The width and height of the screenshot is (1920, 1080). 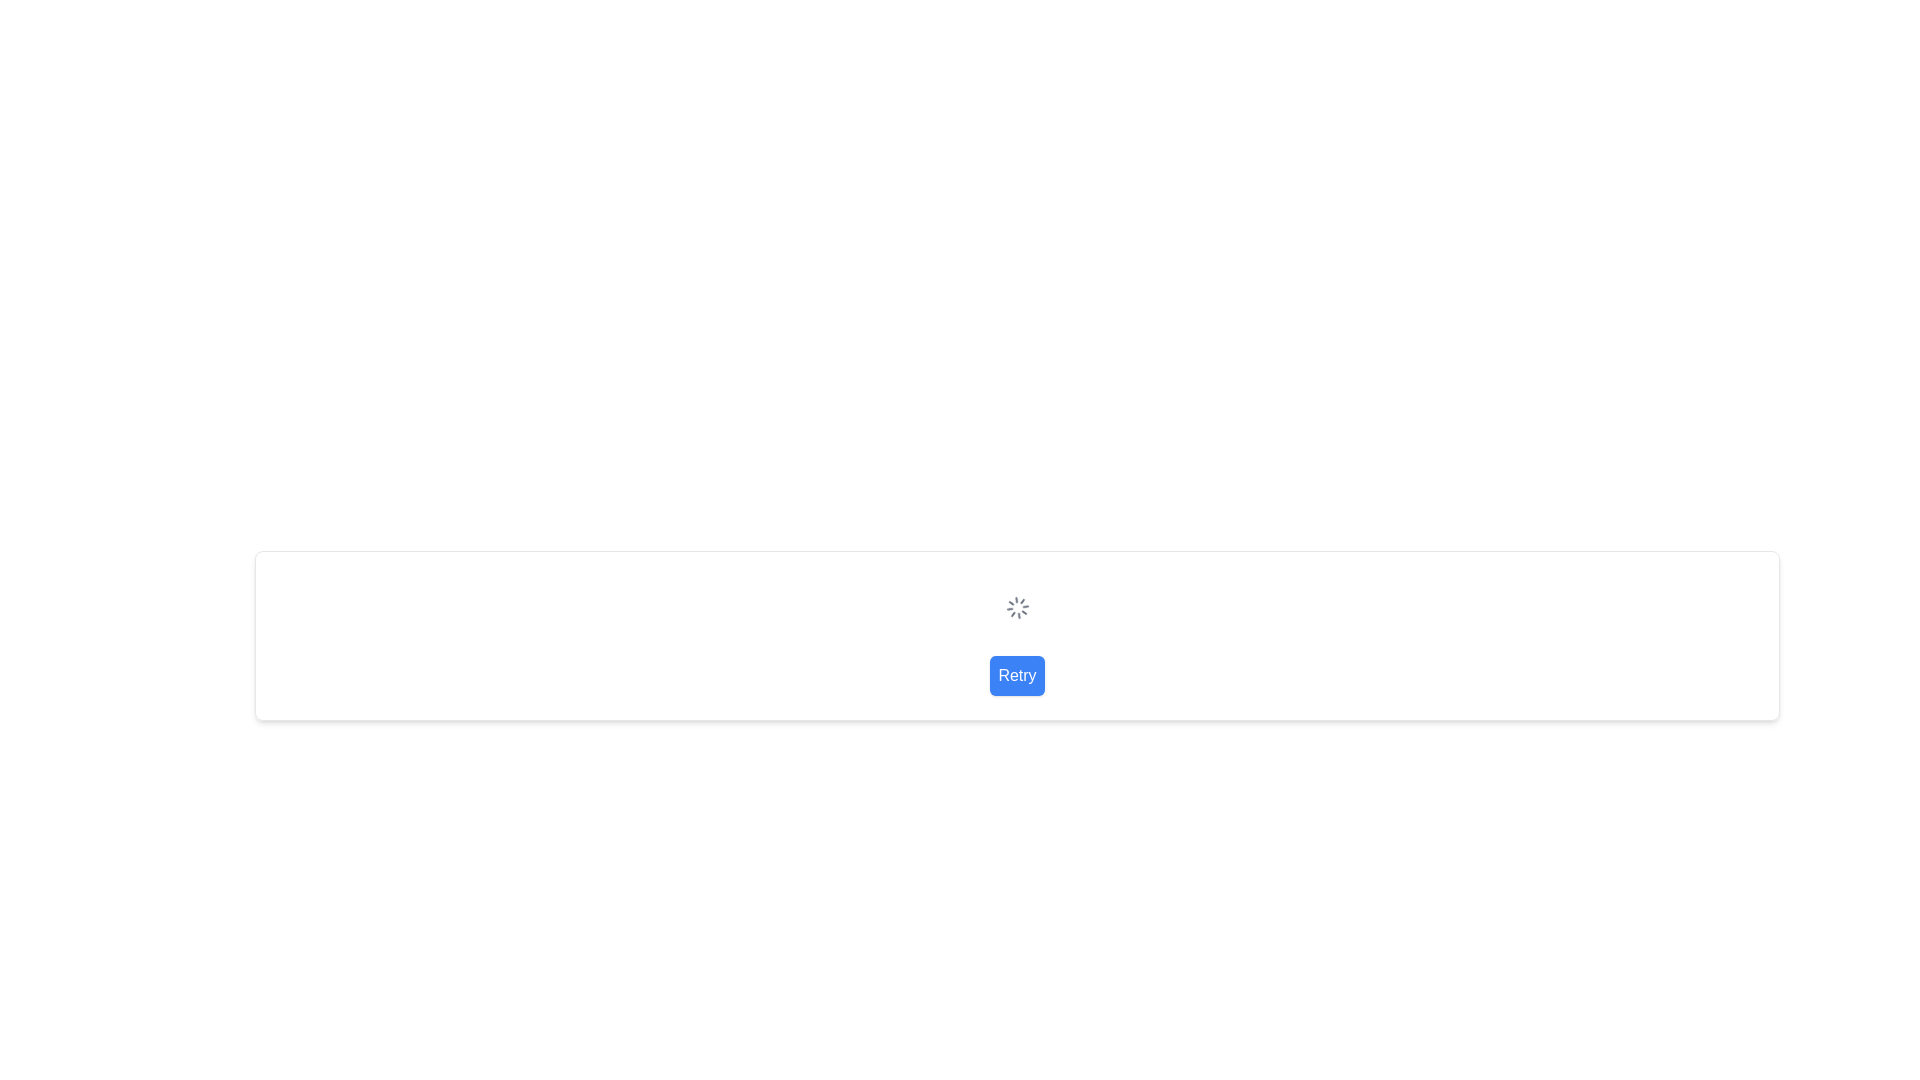 What do you see at coordinates (1017, 607) in the screenshot?
I see `the Loader (spinning animation) which indicates an ongoing process, located above the 'Retry' button` at bounding box center [1017, 607].